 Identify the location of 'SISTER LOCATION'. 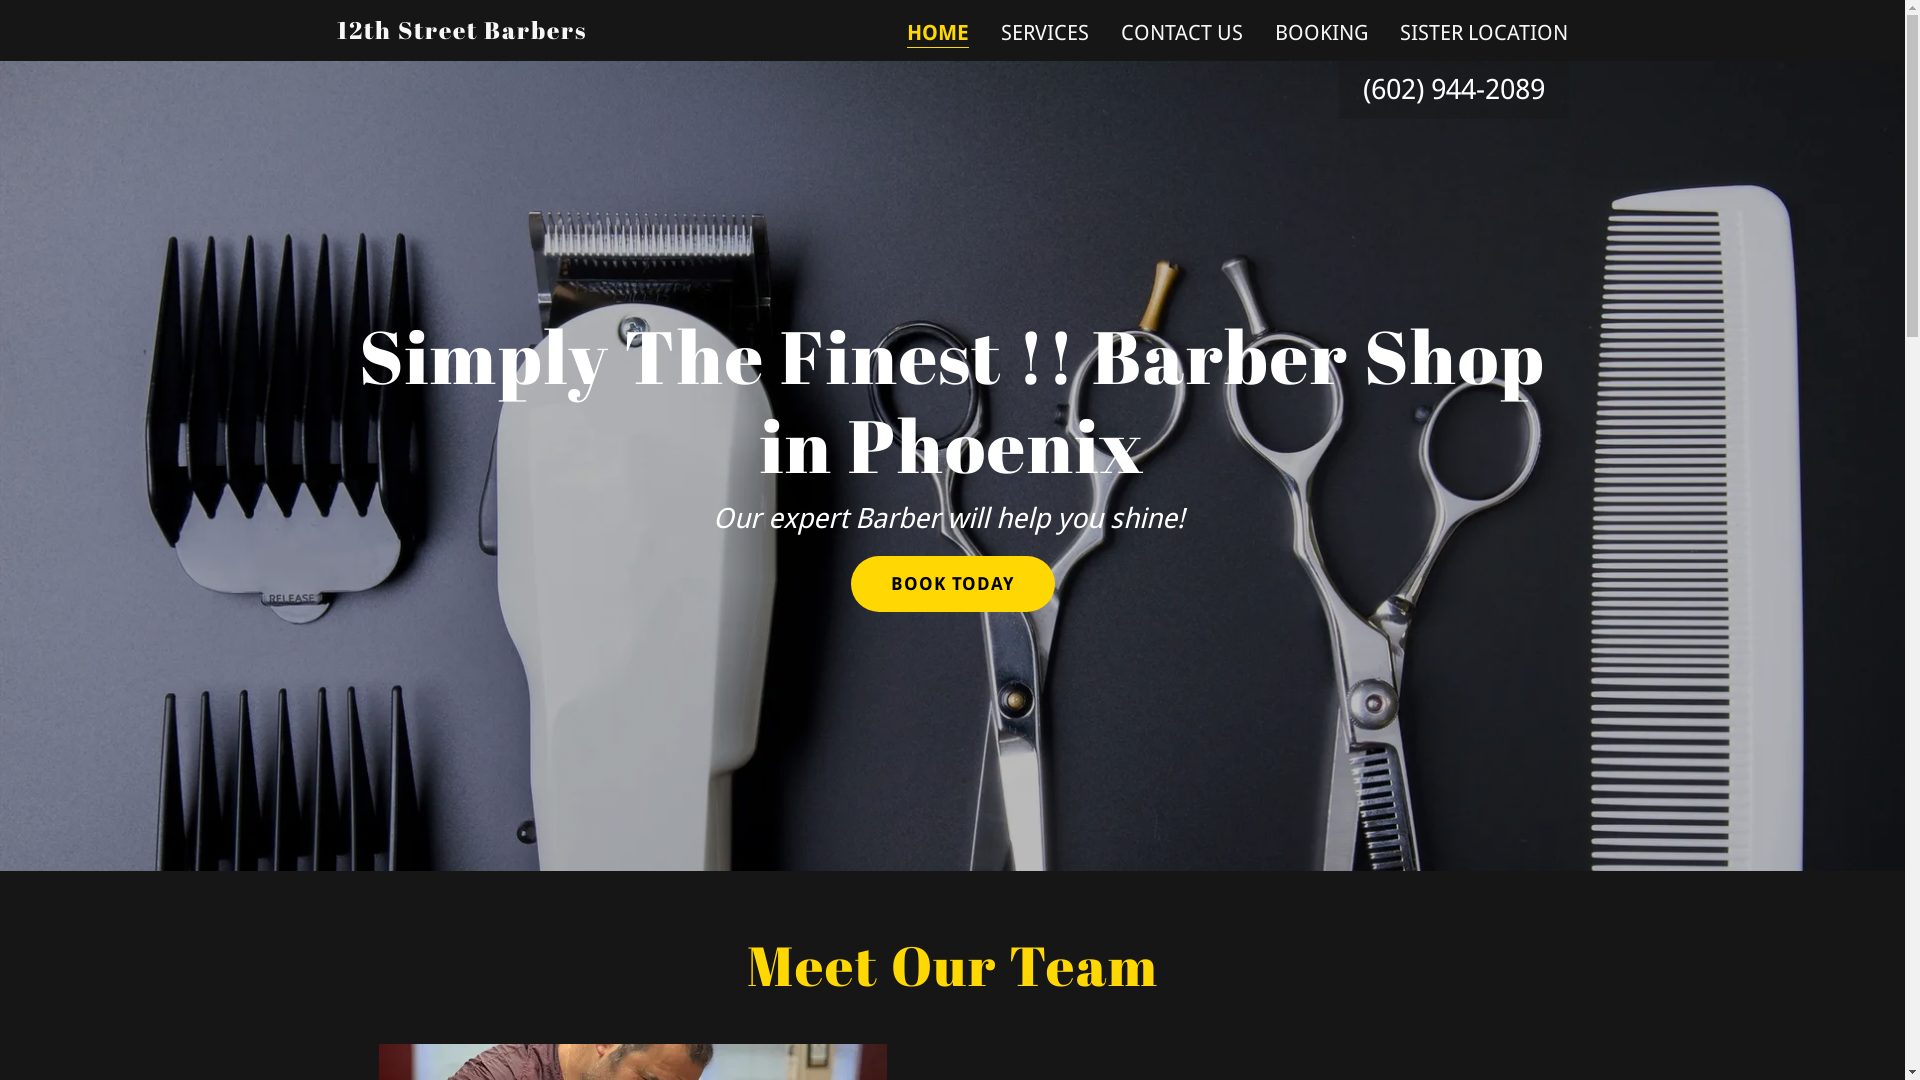
(1483, 33).